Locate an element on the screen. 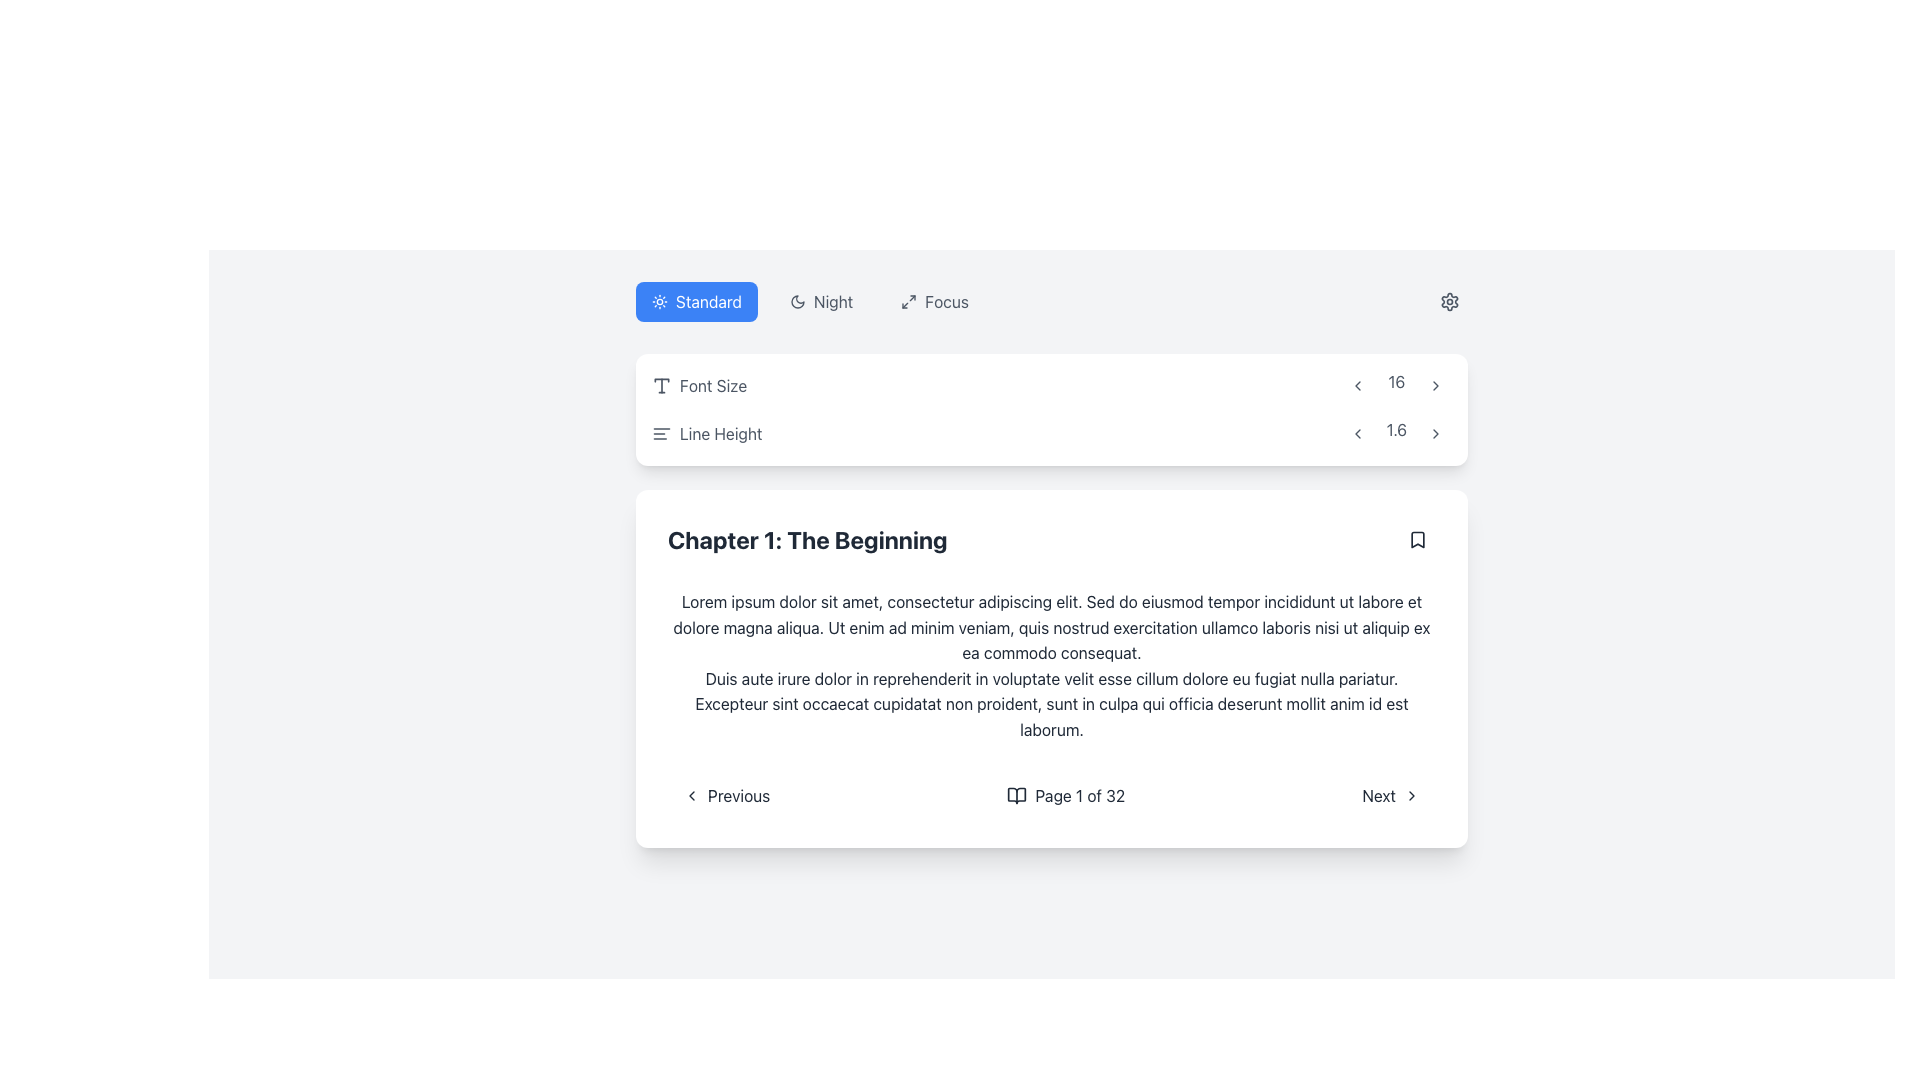  the sun icon located within the blue button labeled 'Standard' on the navigation bar is located at coordinates (660, 301).